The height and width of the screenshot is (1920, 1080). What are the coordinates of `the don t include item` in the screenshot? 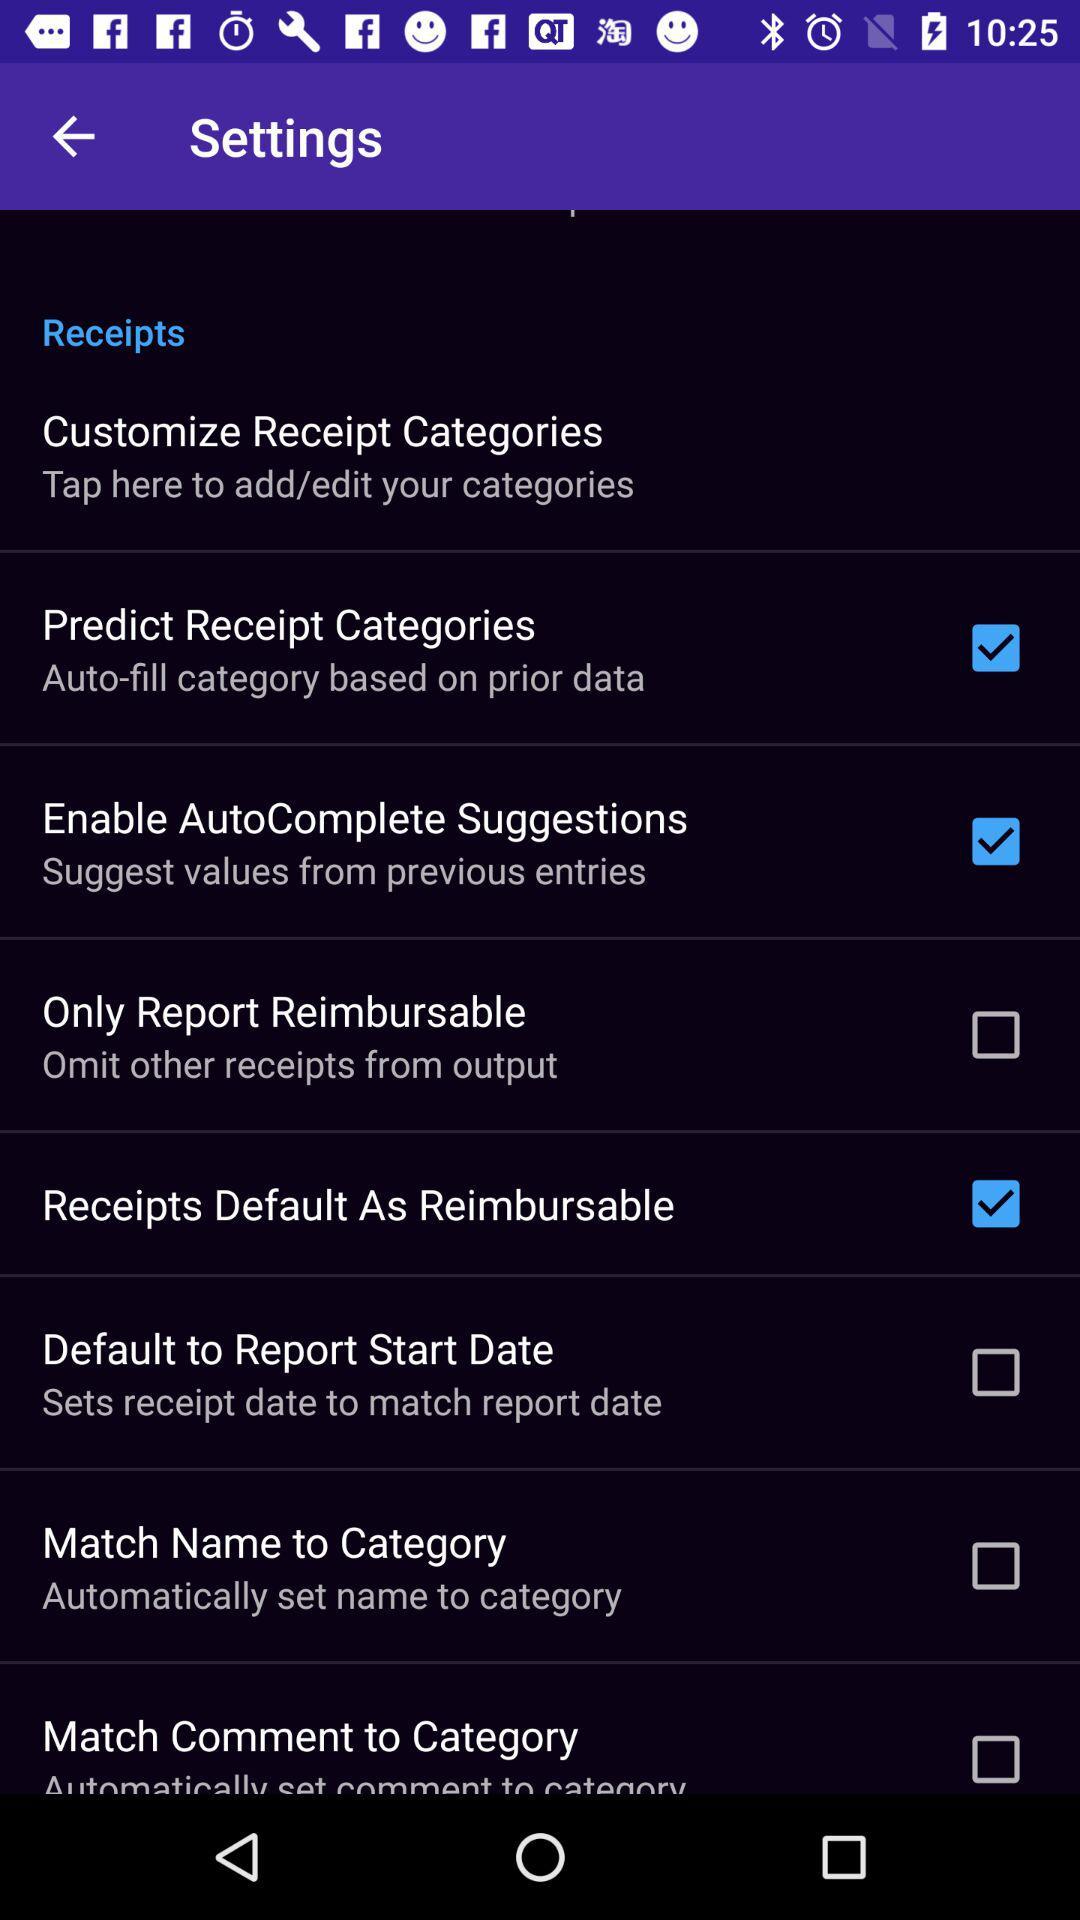 It's located at (346, 214).